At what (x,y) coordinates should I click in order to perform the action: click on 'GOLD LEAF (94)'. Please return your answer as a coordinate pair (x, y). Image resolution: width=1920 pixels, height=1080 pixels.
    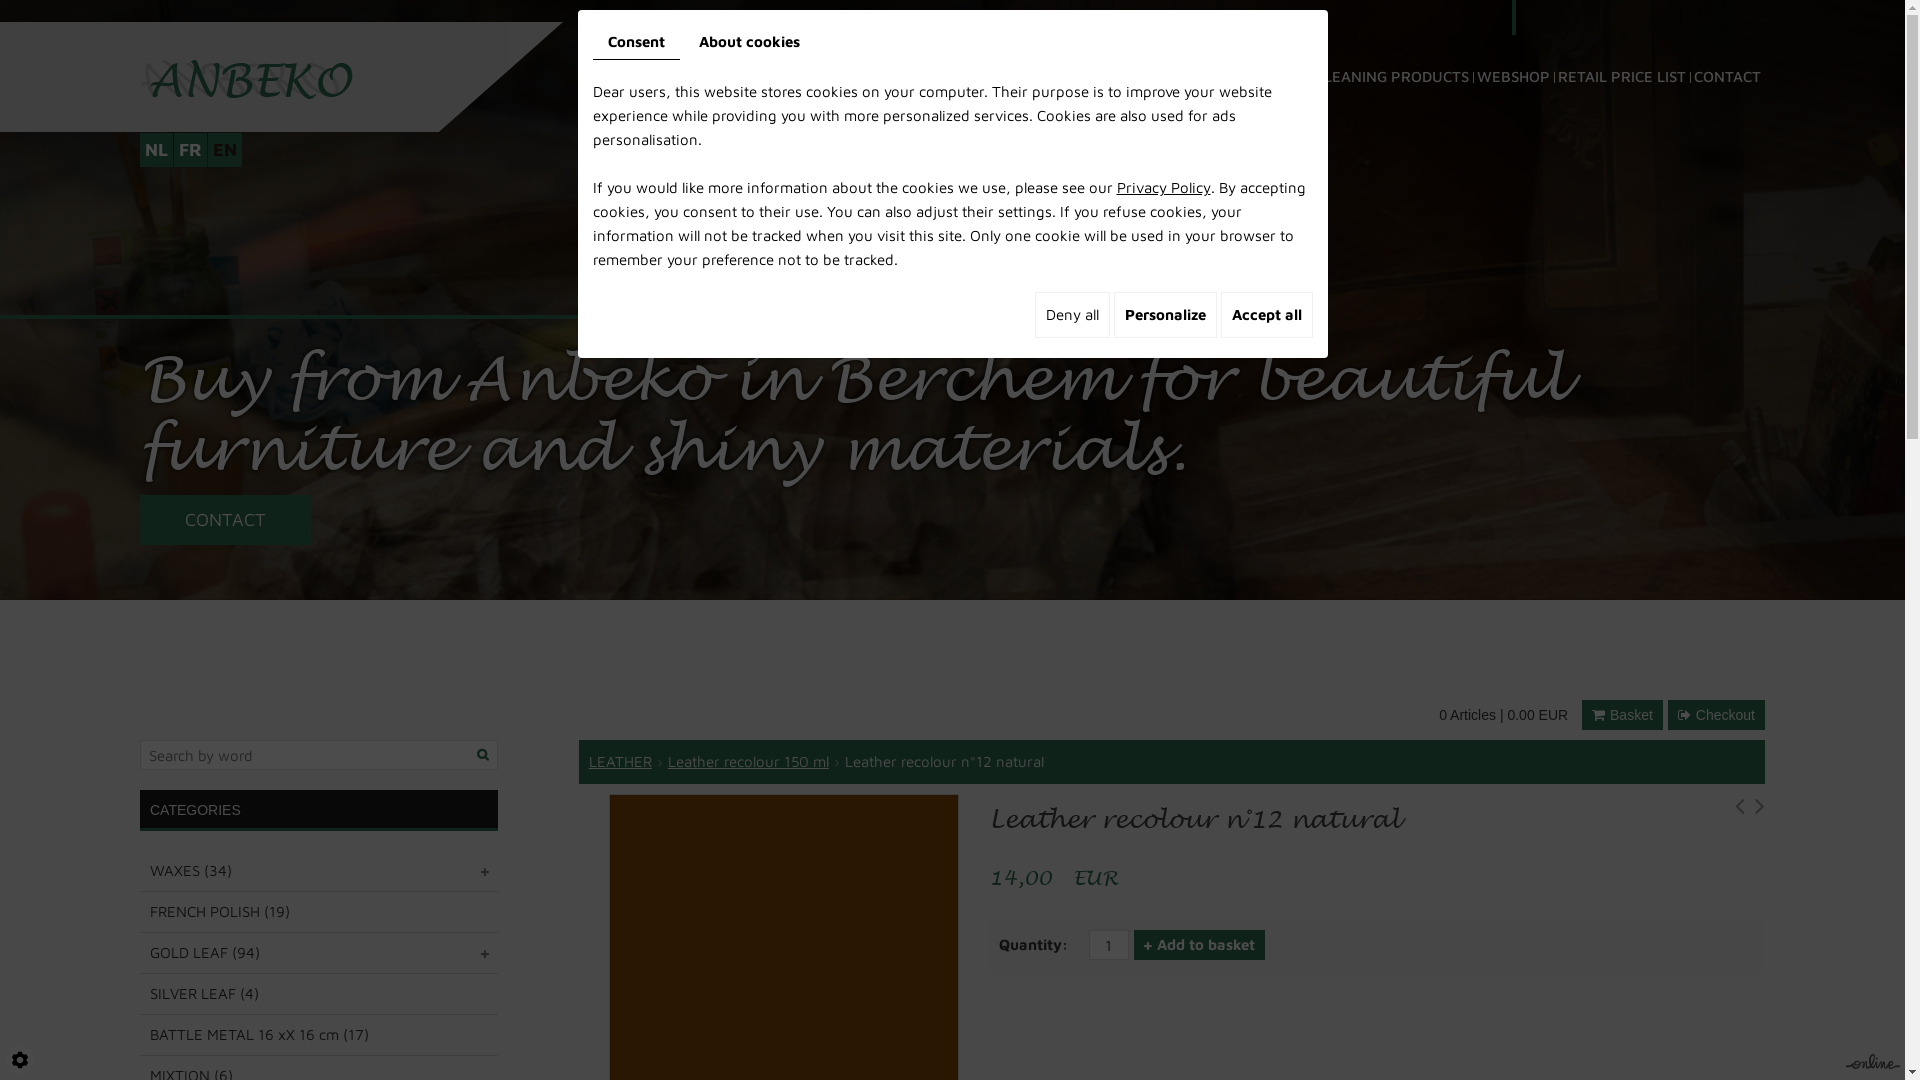
    Looking at the image, I should click on (317, 951).